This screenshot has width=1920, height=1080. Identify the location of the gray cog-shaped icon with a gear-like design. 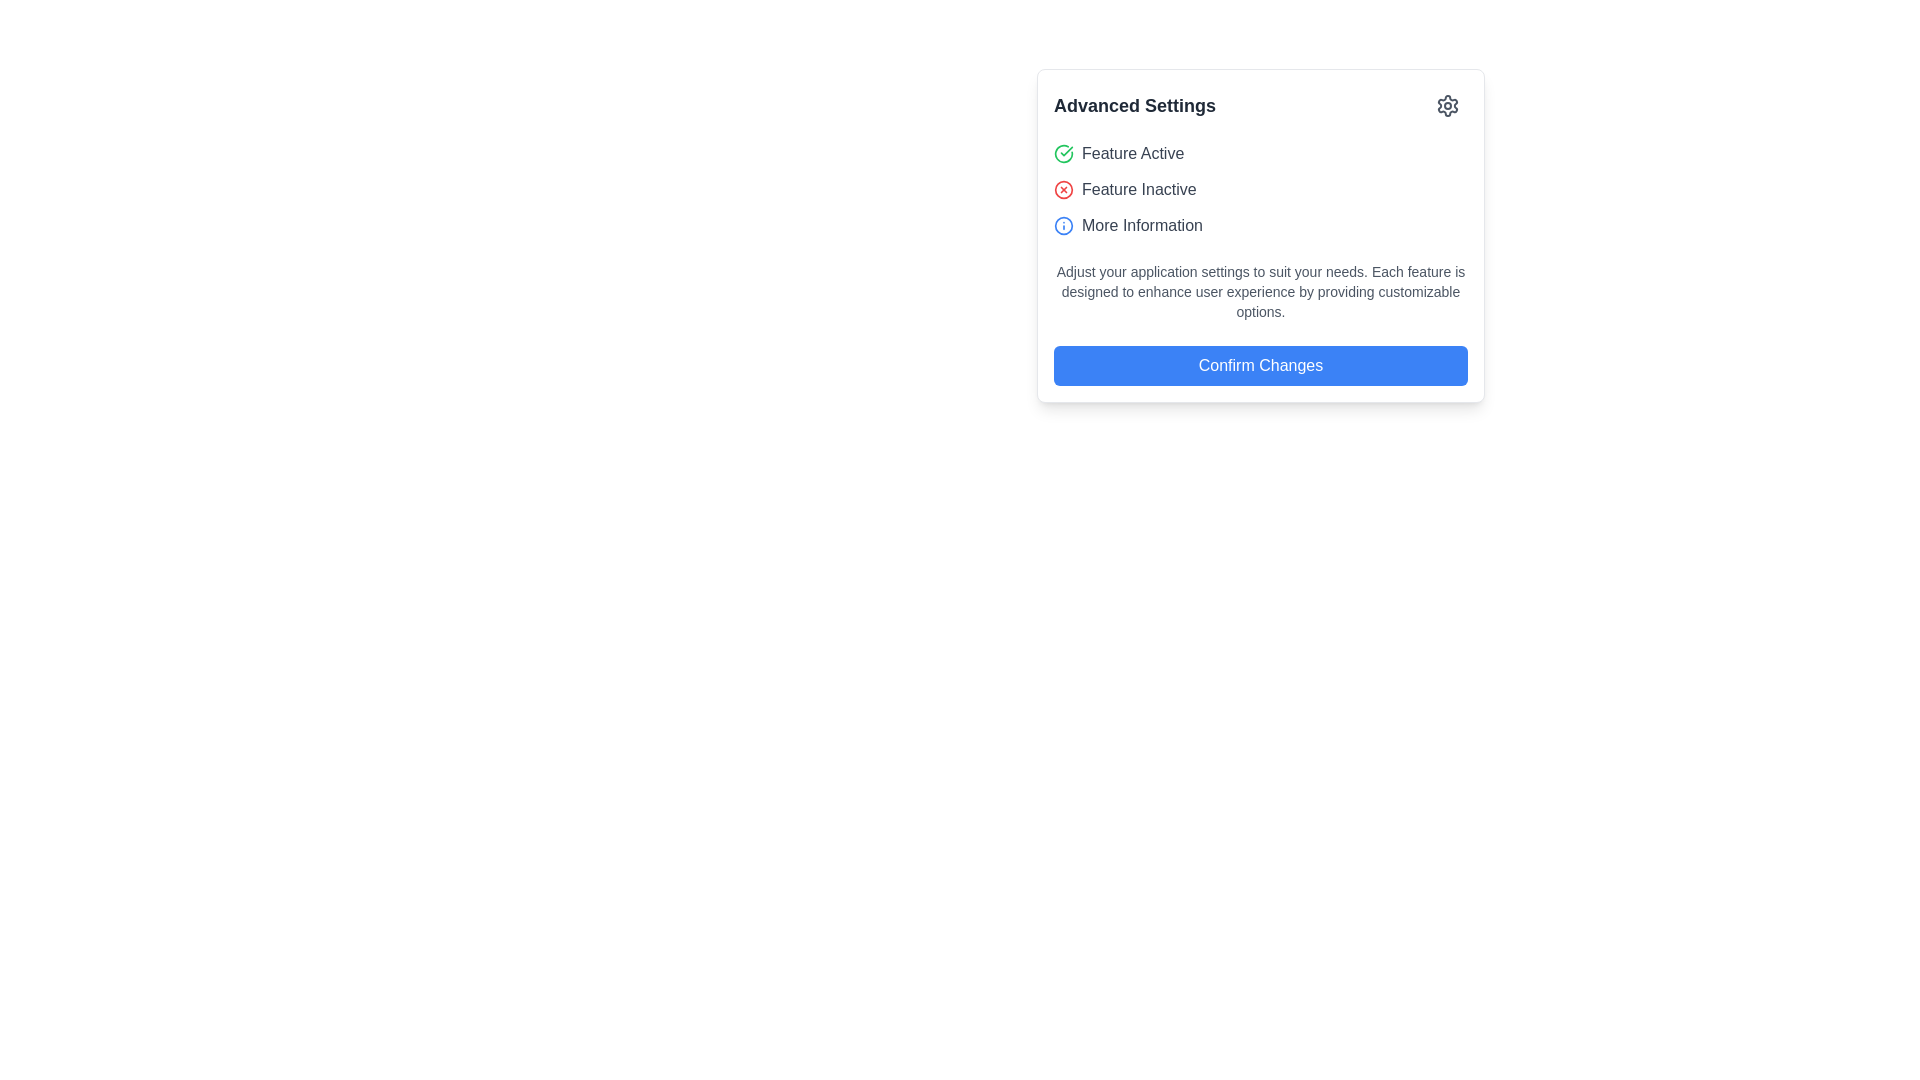
(1448, 105).